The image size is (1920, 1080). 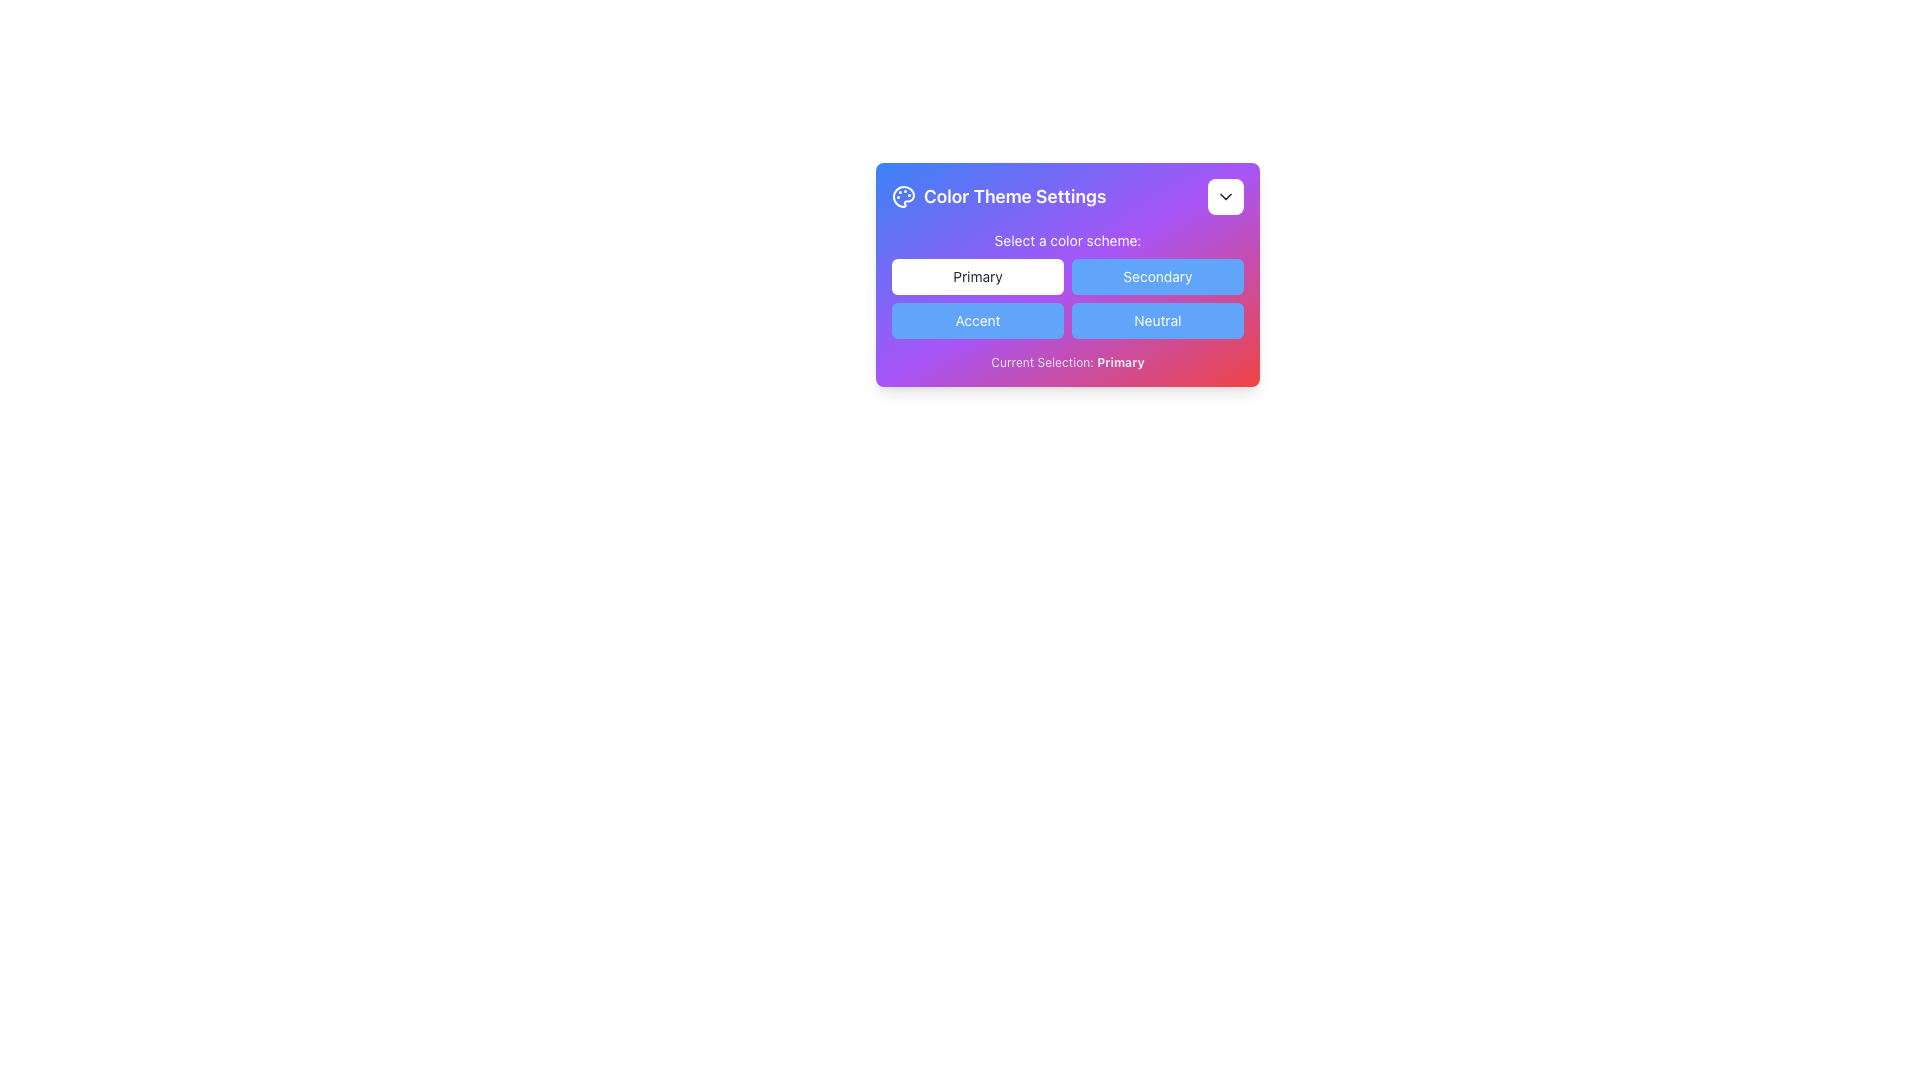 What do you see at coordinates (978, 277) in the screenshot?
I see `the 'Primary' theme color button located in the top row, left column of the grid` at bounding box center [978, 277].